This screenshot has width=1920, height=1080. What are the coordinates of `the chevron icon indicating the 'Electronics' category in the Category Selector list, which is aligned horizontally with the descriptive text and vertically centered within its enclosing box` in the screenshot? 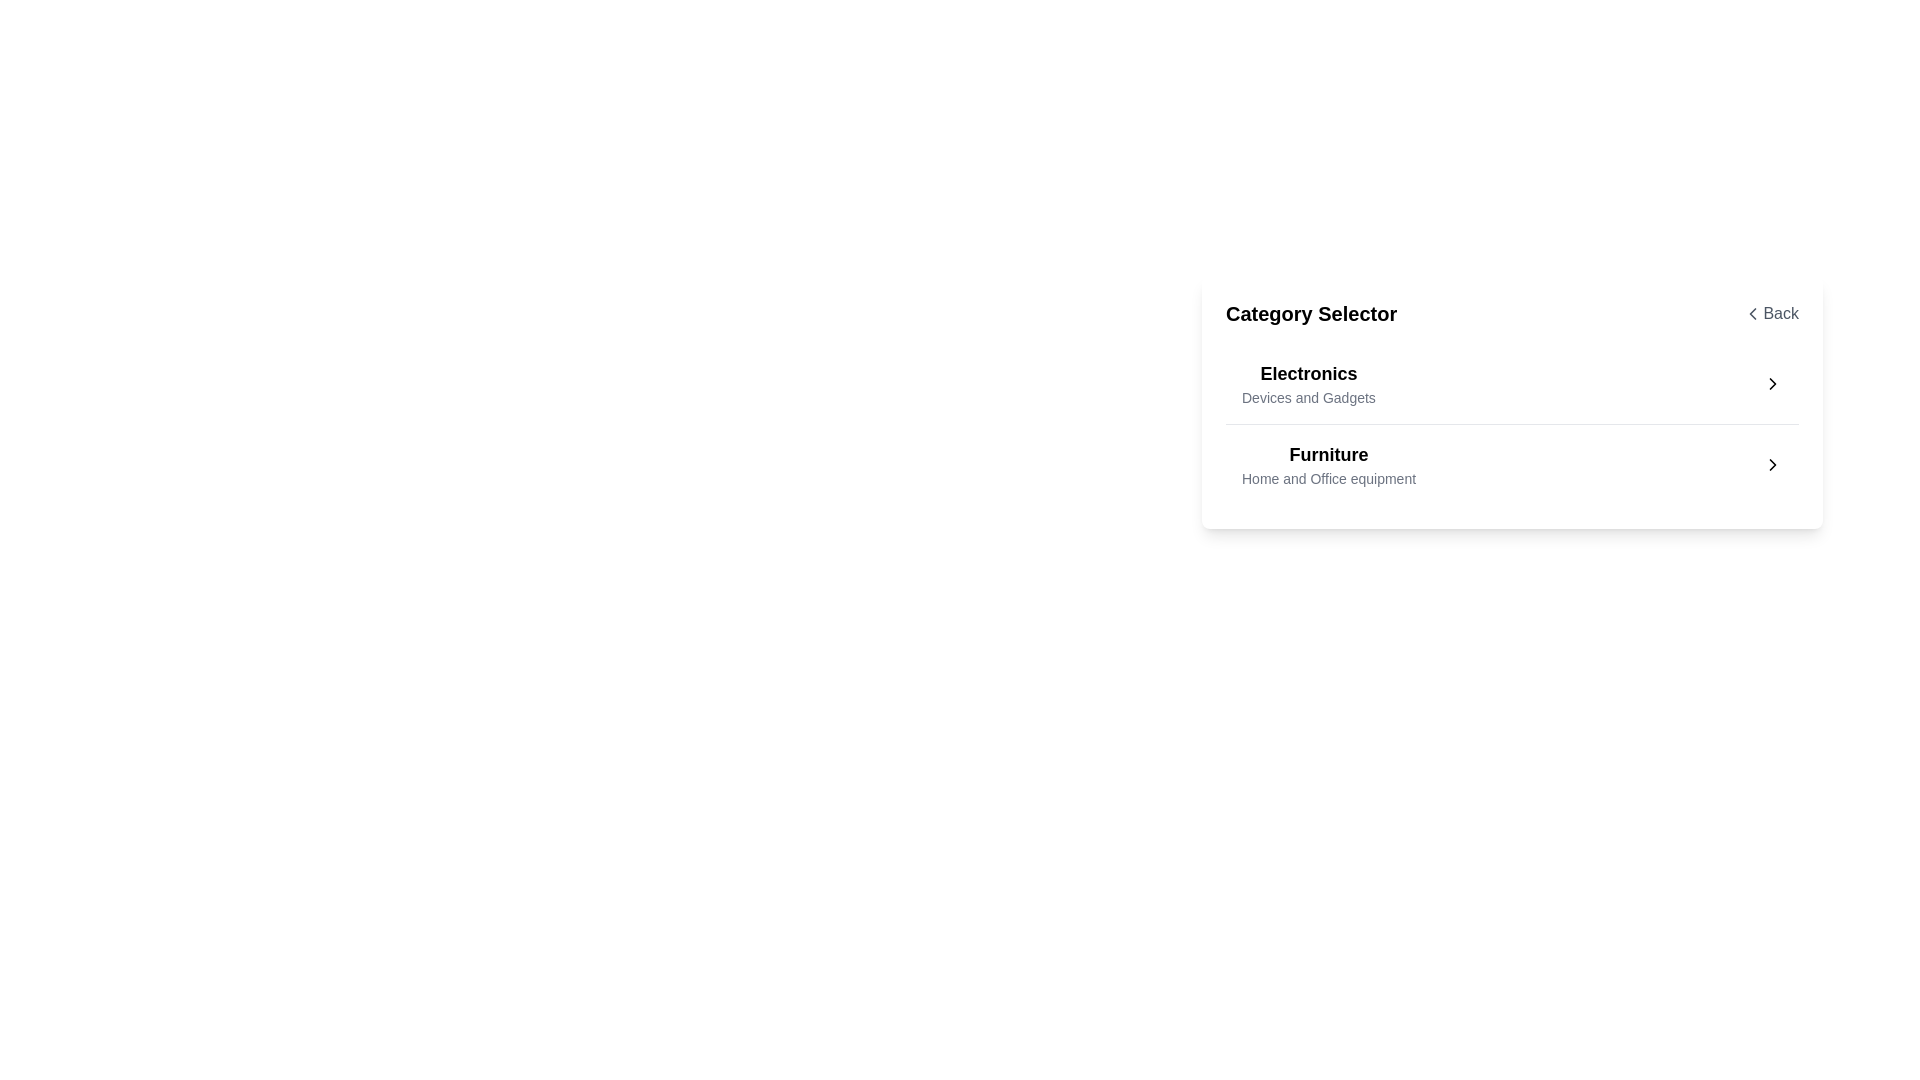 It's located at (1772, 384).